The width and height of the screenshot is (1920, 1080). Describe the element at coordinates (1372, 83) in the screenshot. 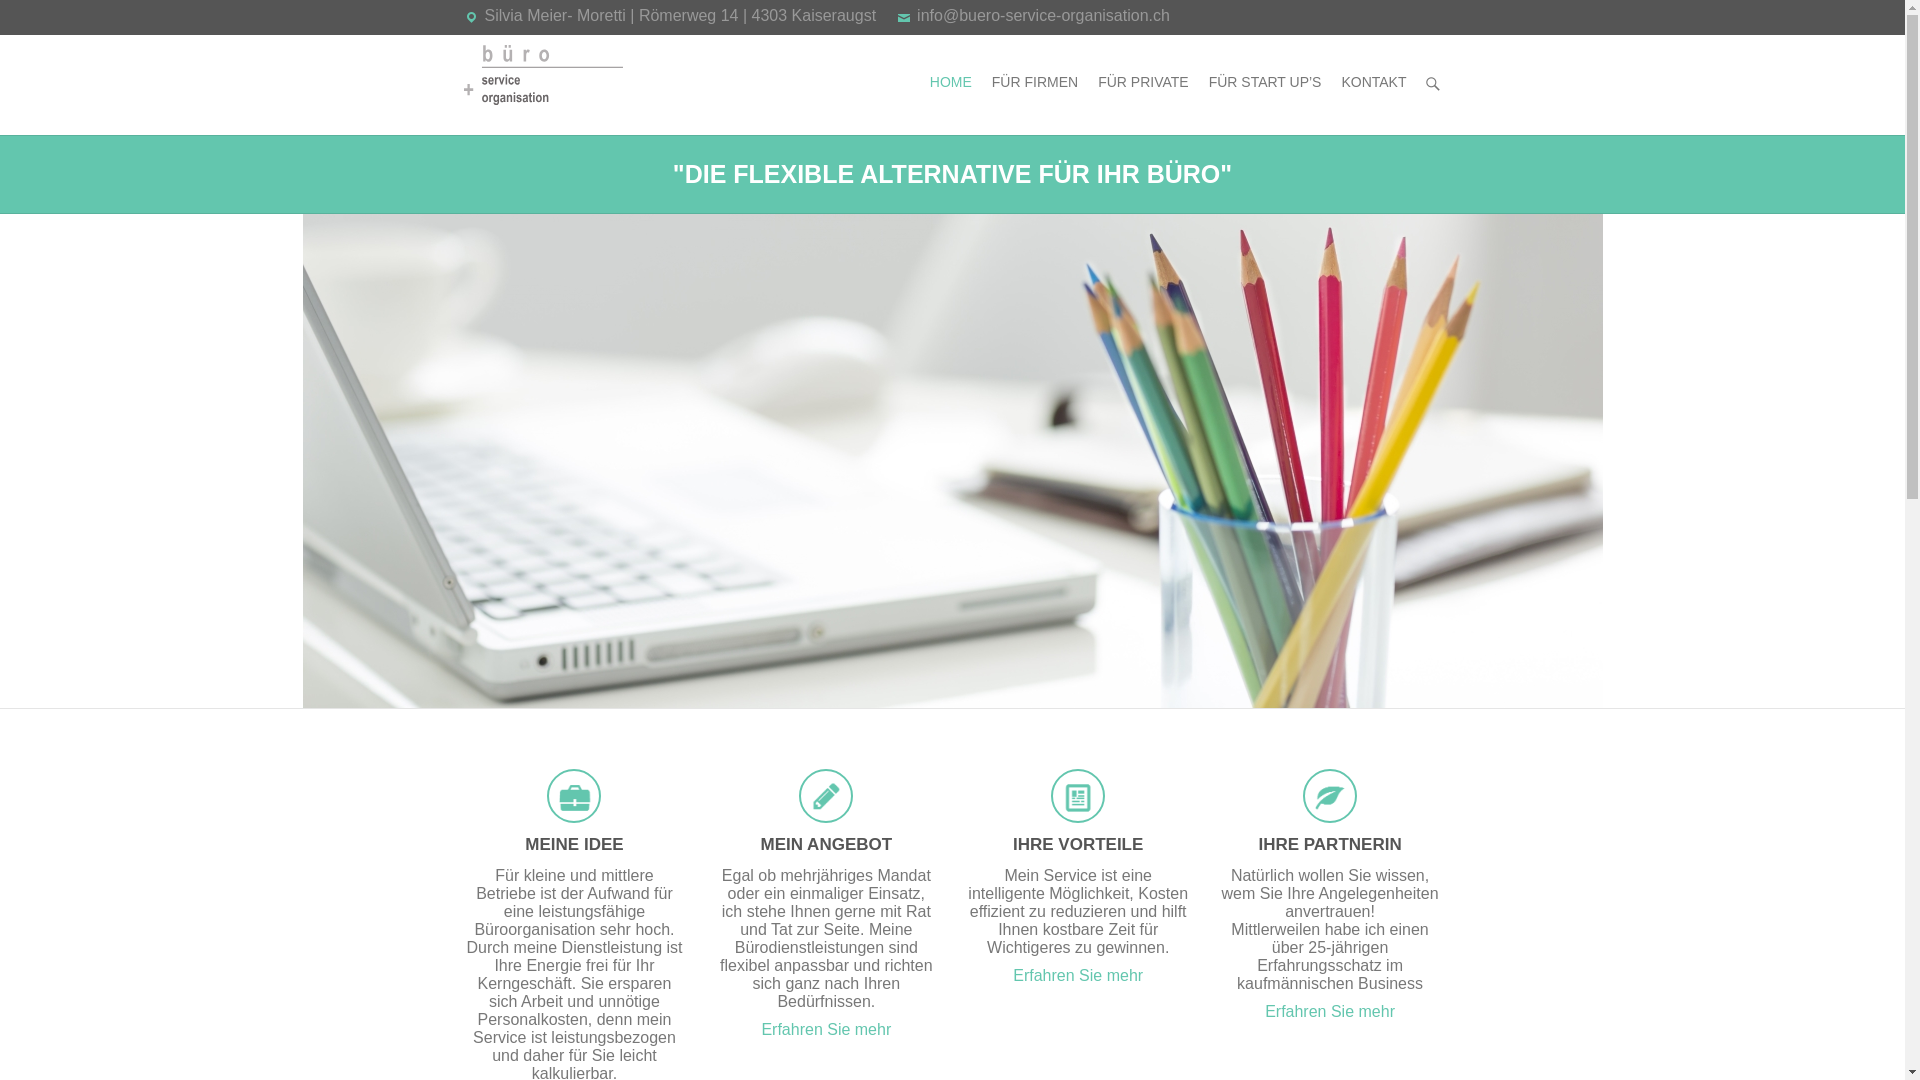

I see `'KONTAKT'` at that location.